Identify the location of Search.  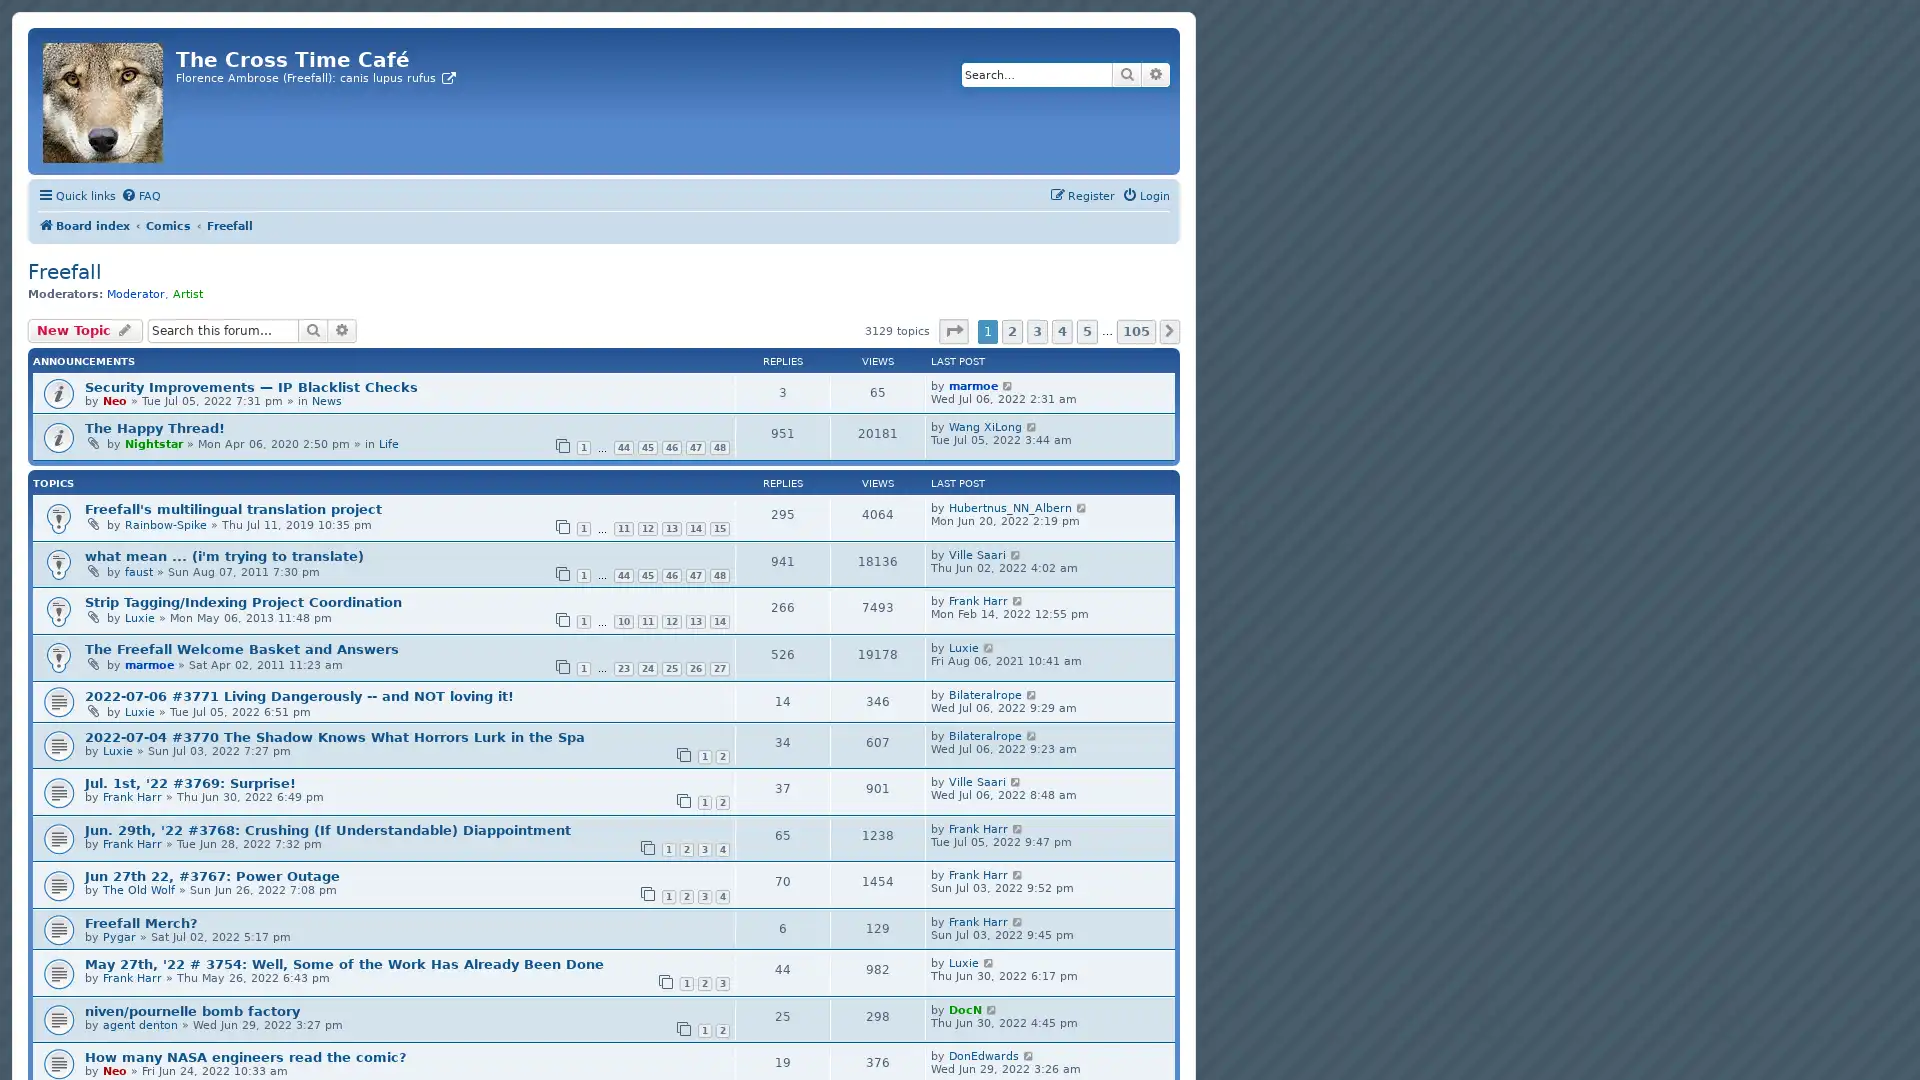
(311, 330).